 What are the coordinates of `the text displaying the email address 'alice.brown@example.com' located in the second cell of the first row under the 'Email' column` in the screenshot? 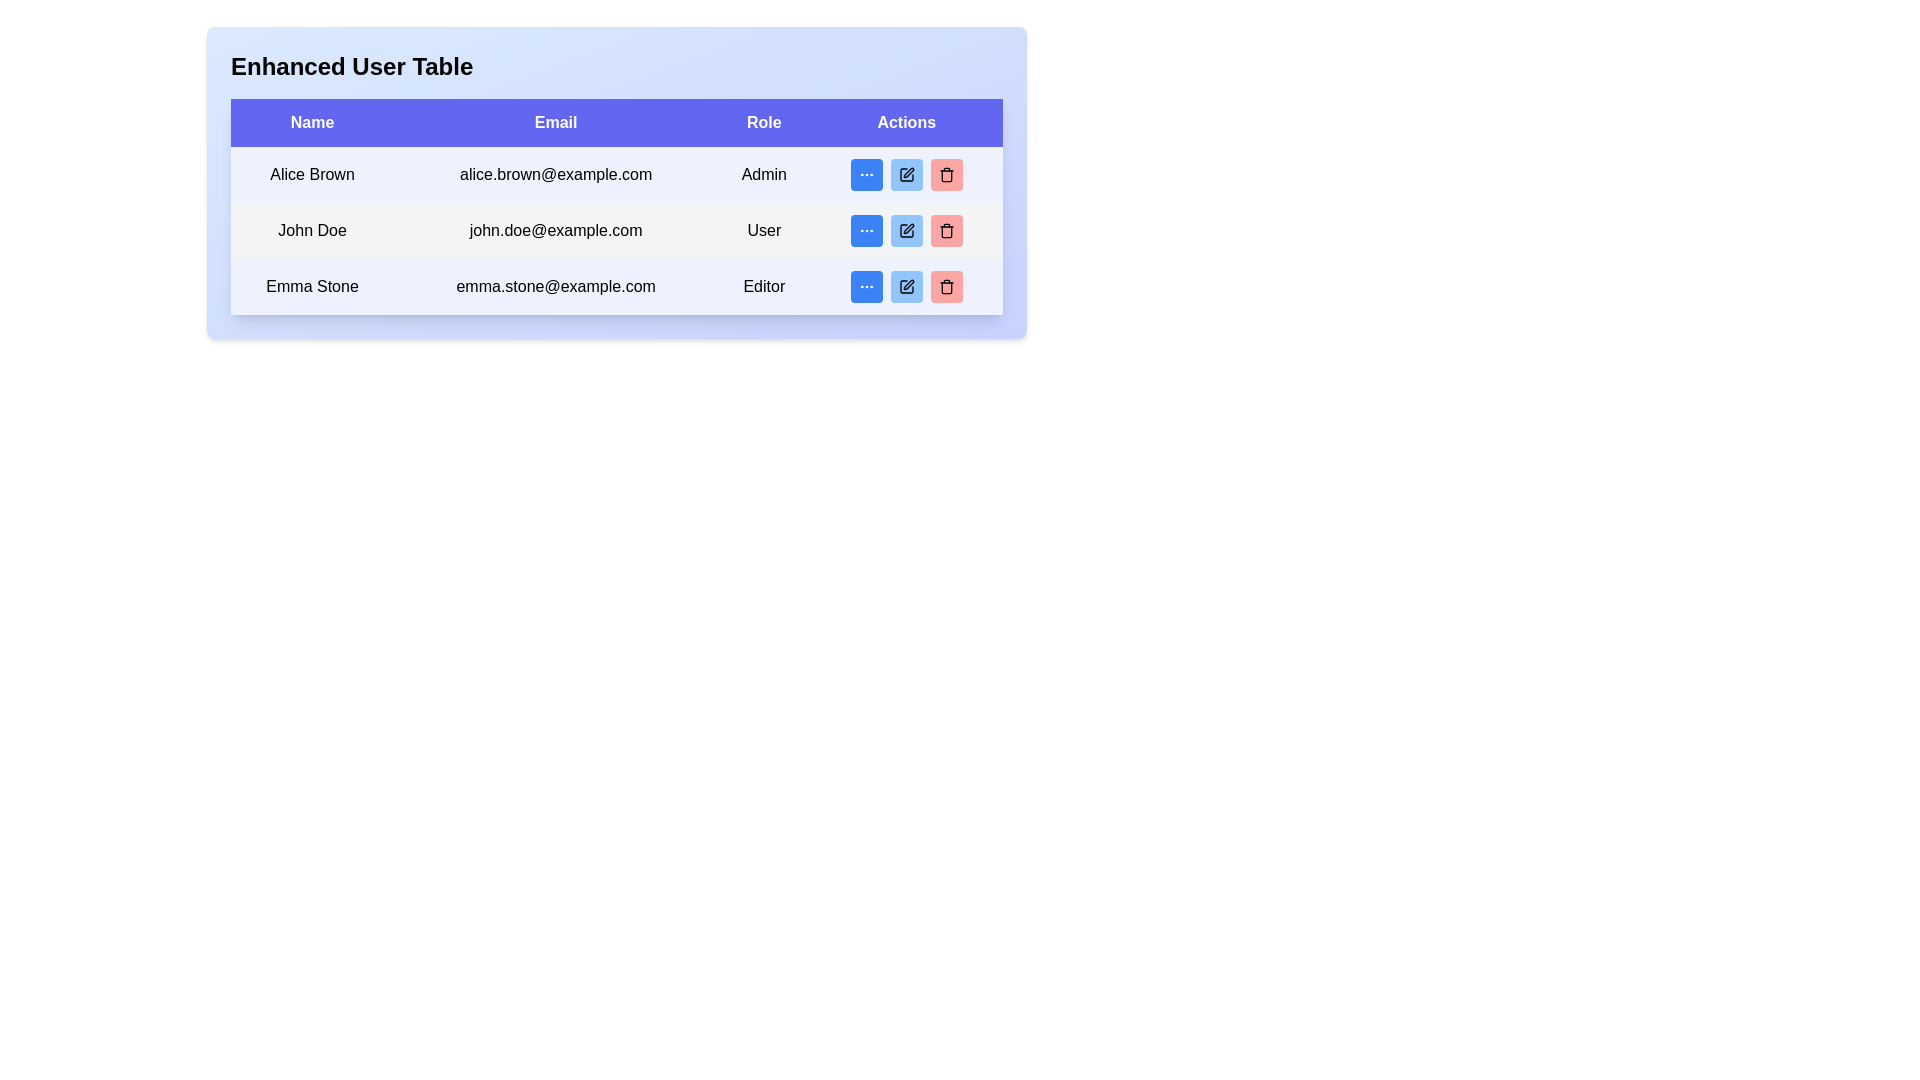 It's located at (556, 173).